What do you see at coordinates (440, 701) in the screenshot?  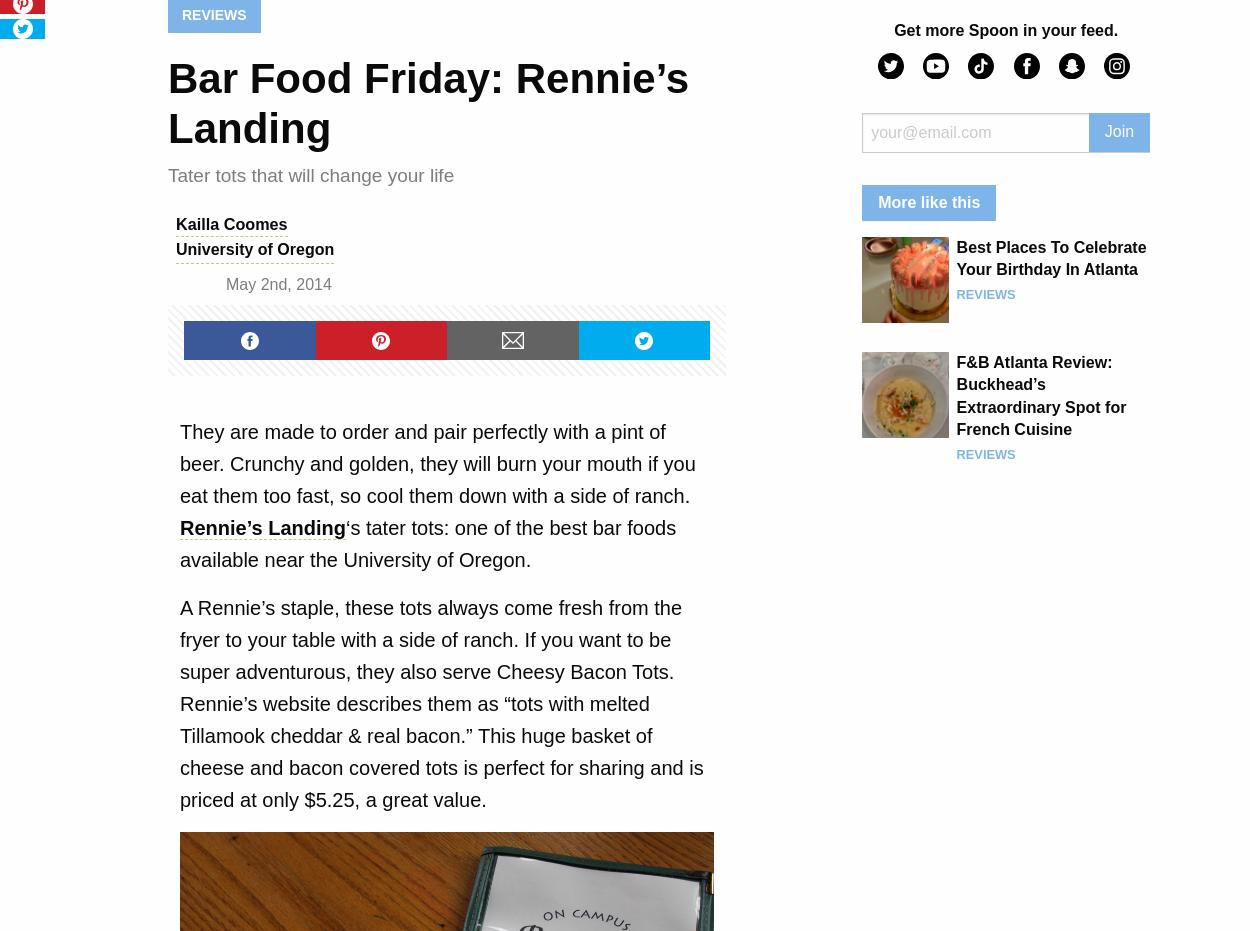 I see `'A Rennie’s staple, these tots always come fresh from the fryer to your table with a side of ranch. If you want to be super adventurous, they also serve Cheesy Bacon Tots. Rennie’s website describes them as “tots with melted Tillamook cheddar & real bacon.” This huge basket of cheese and bacon covered tots is perfect for sharing and is priced at only $5.25, a great value.'` at bounding box center [440, 701].